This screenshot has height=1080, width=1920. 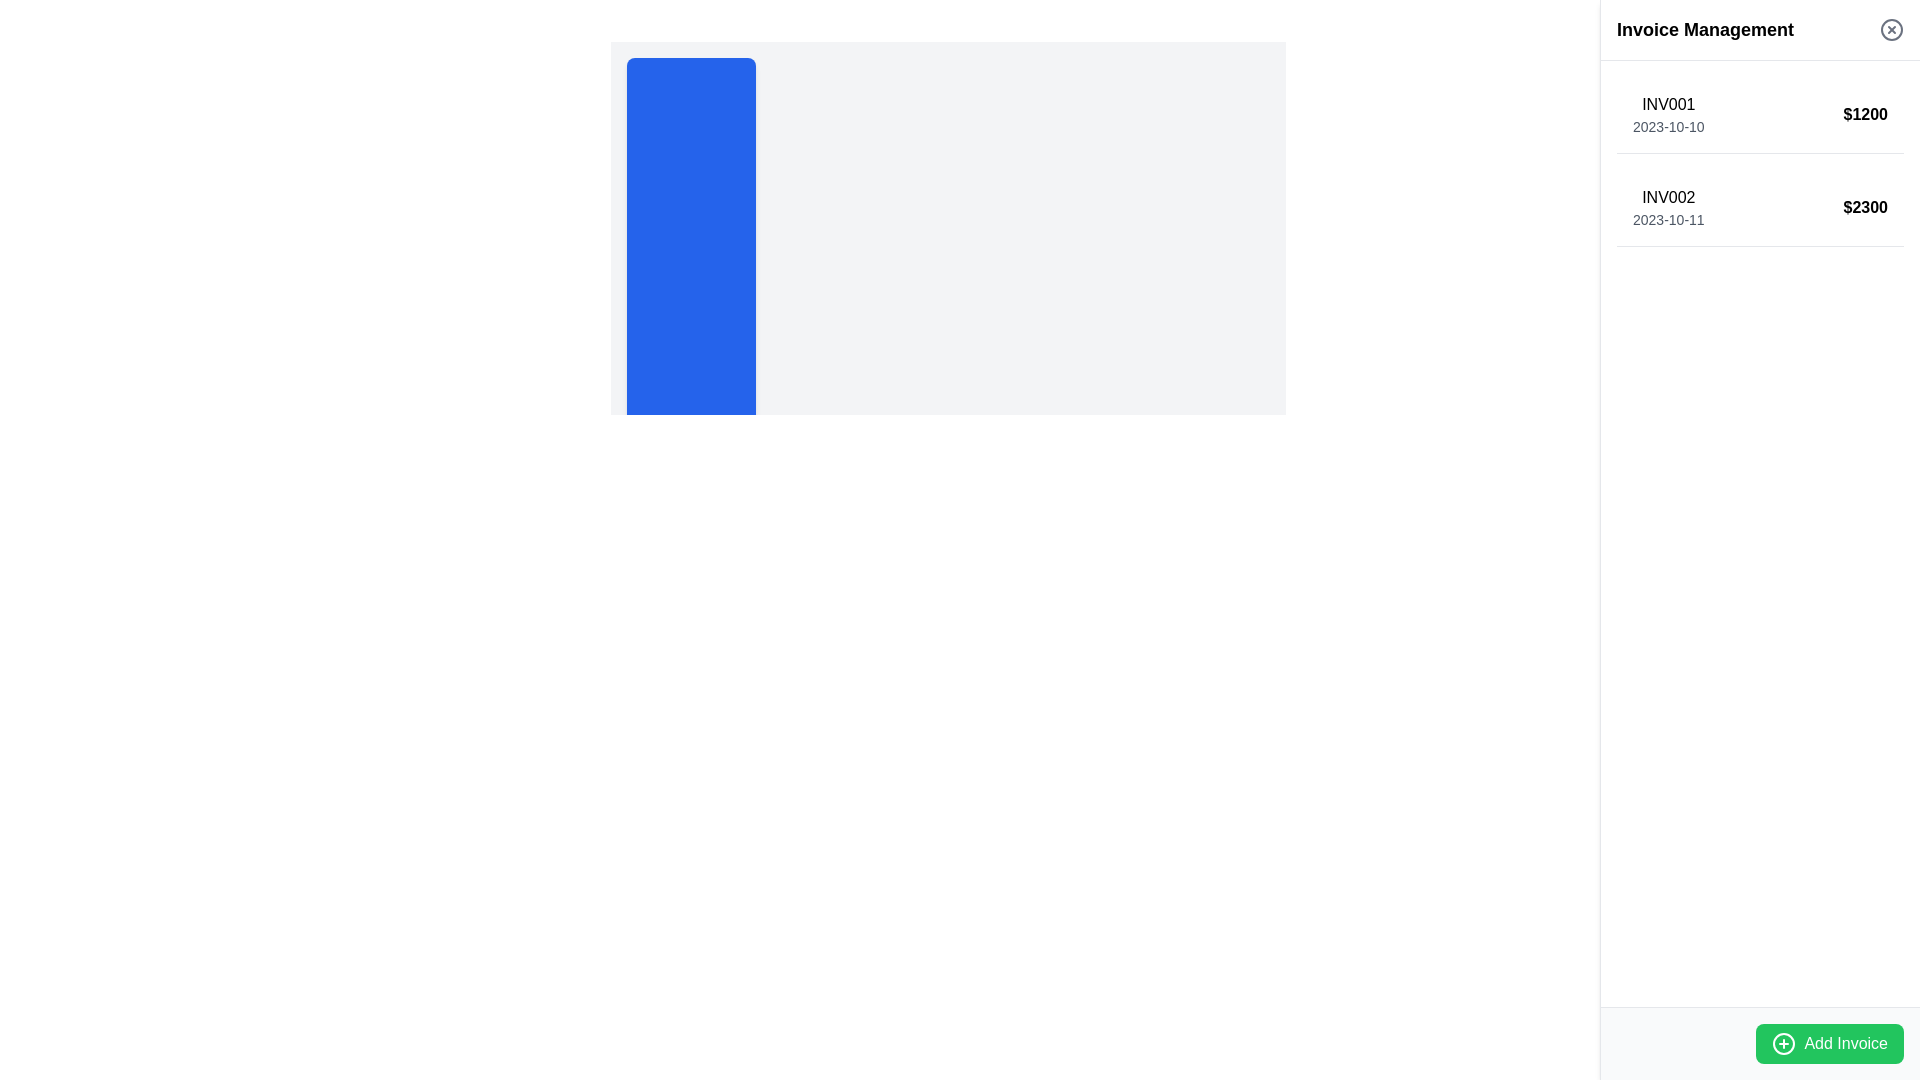 What do you see at coordinates (1830, 1043) in the screenshot?
I see `the 'Add Invoice' button located in the bottom-right corner of the interface` at bounding box center [1830, 1043].